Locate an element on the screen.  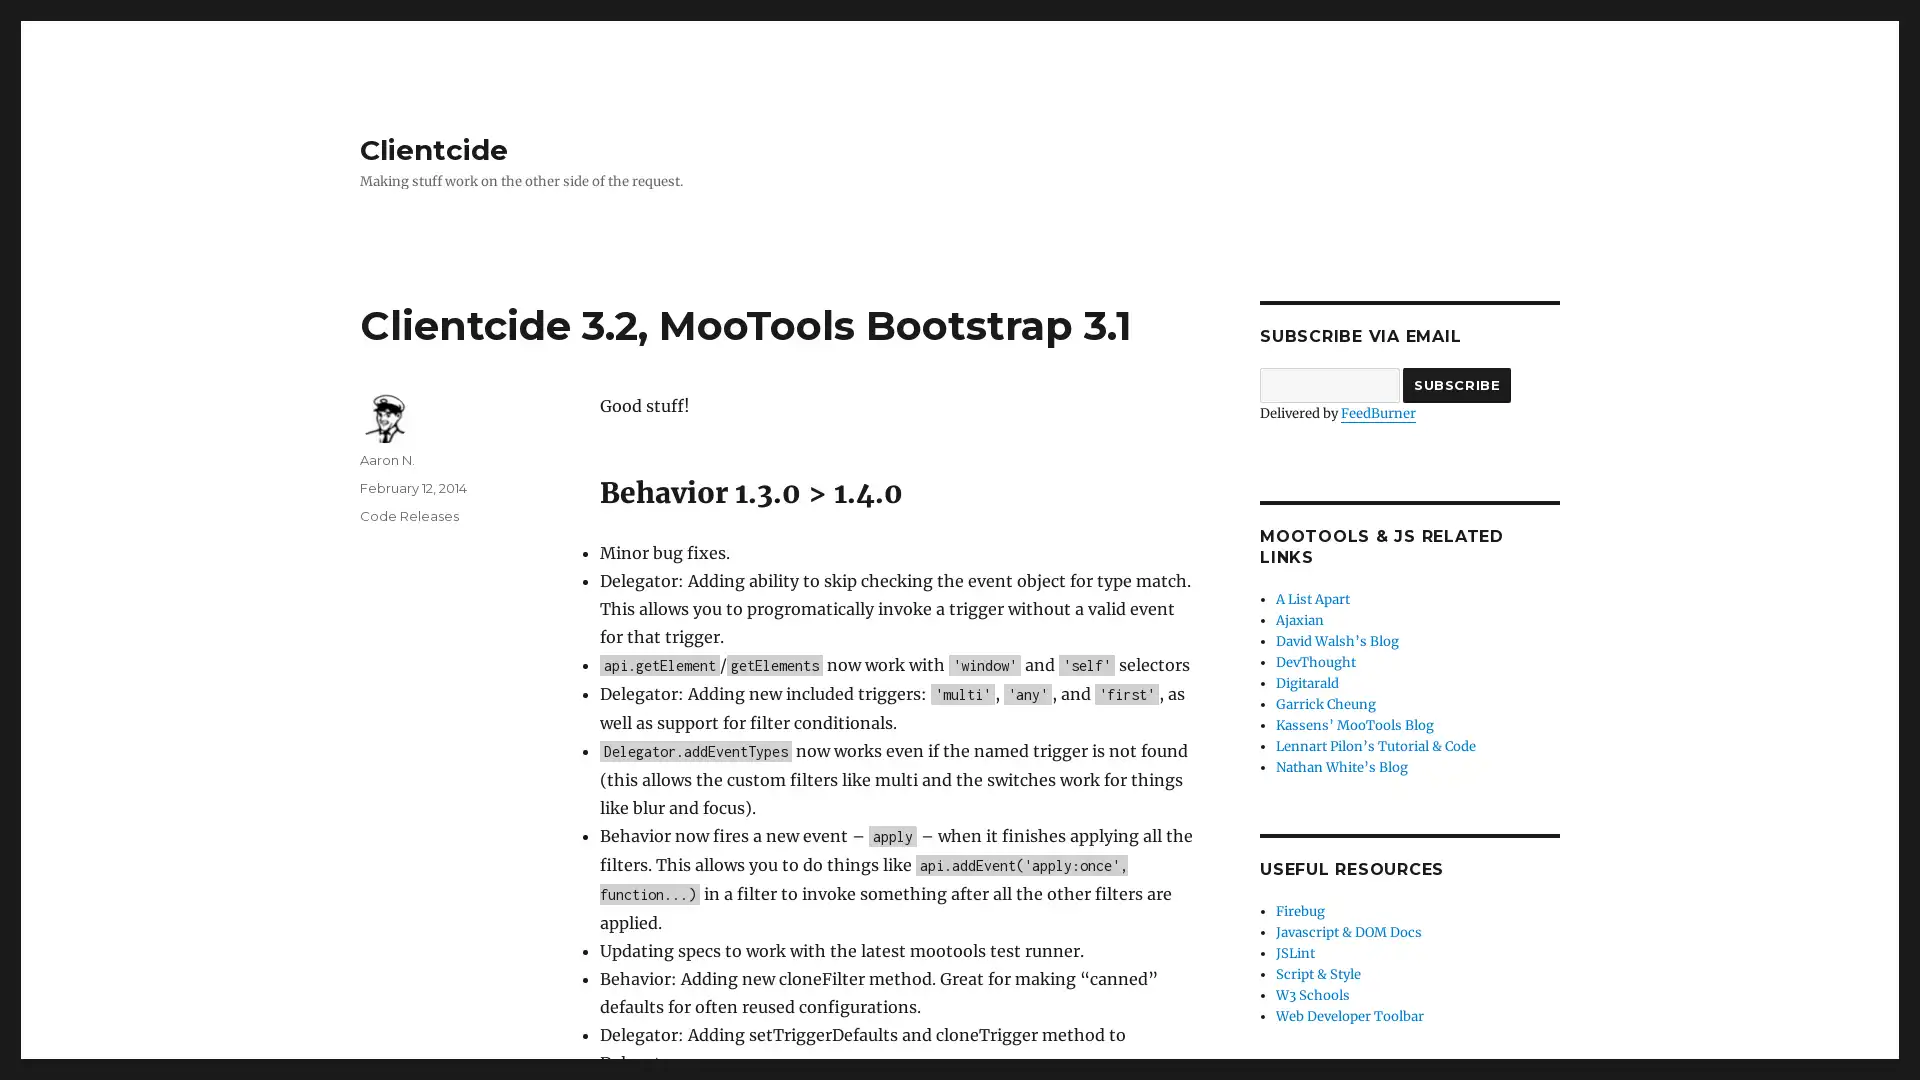
Subscribe is located at coordinates (1457, 385).